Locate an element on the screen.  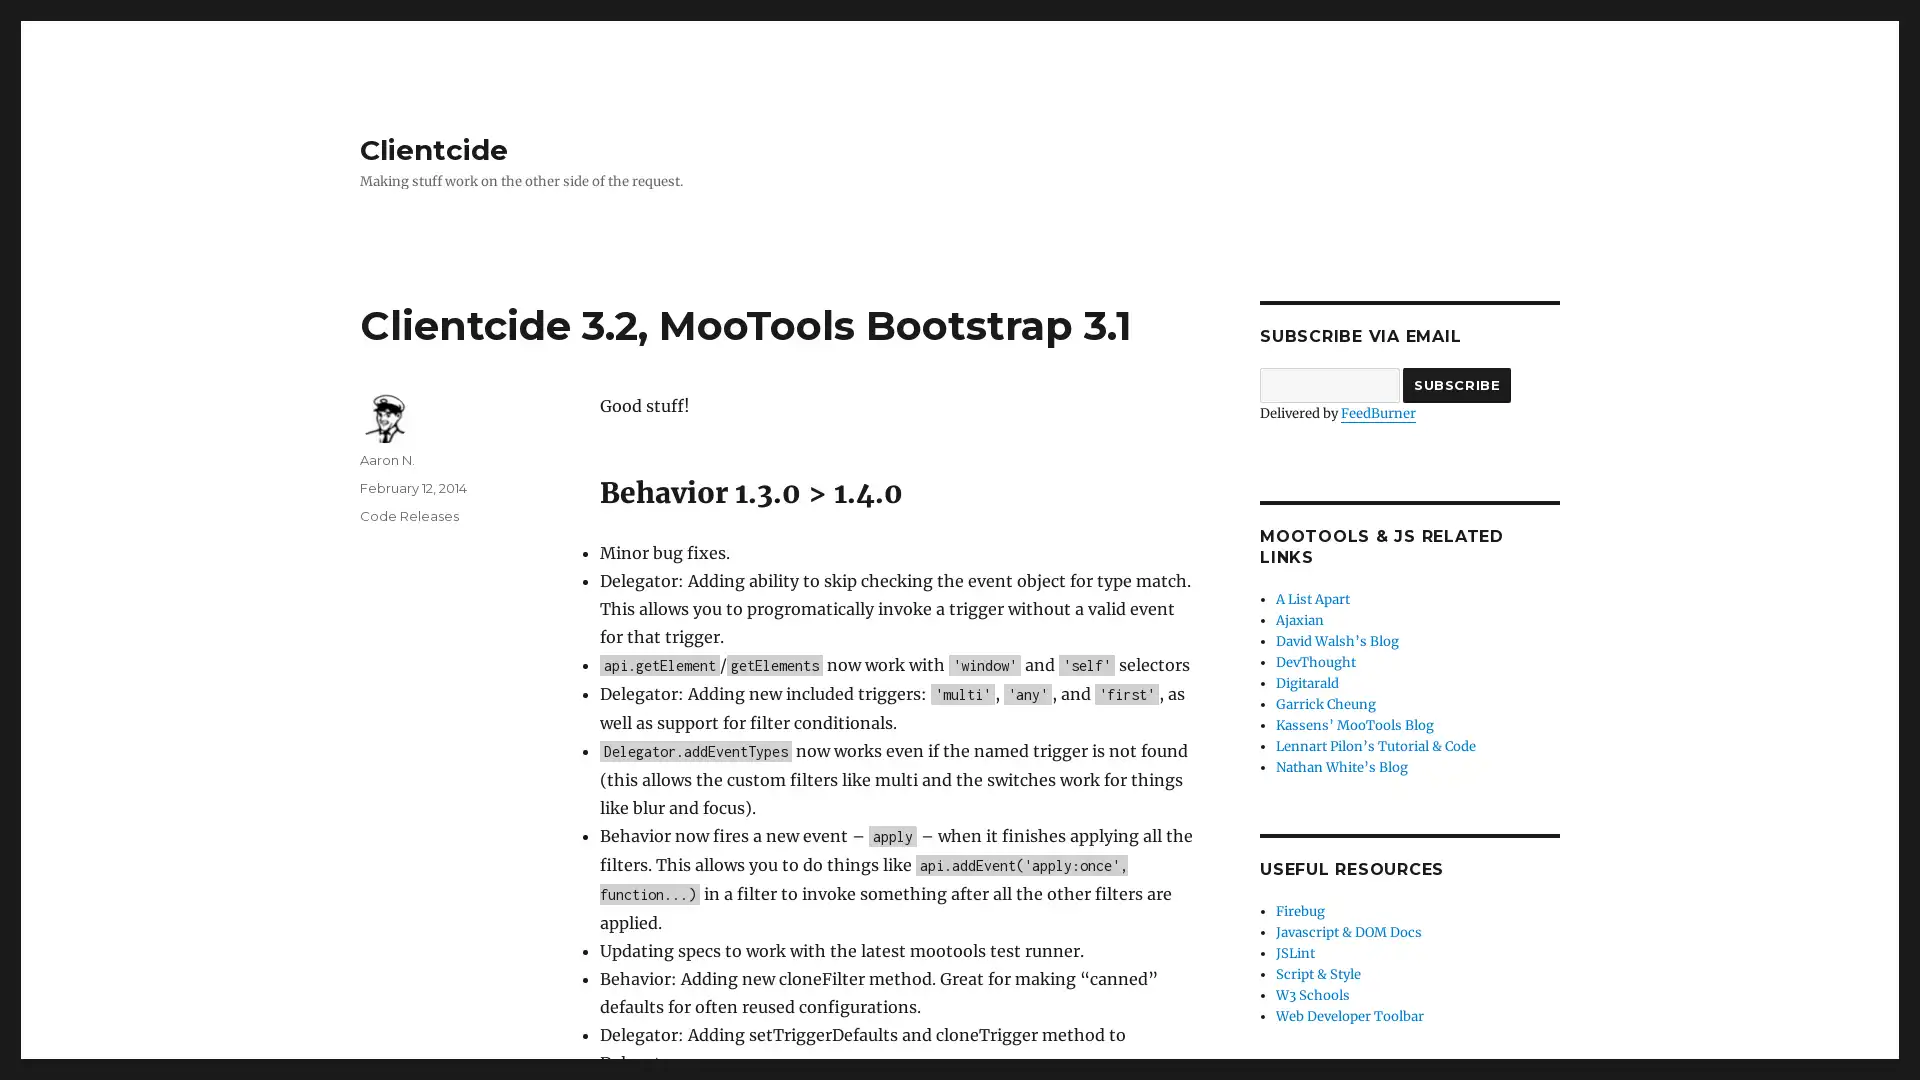
Subscribe is located at coordinates (1457, 385).